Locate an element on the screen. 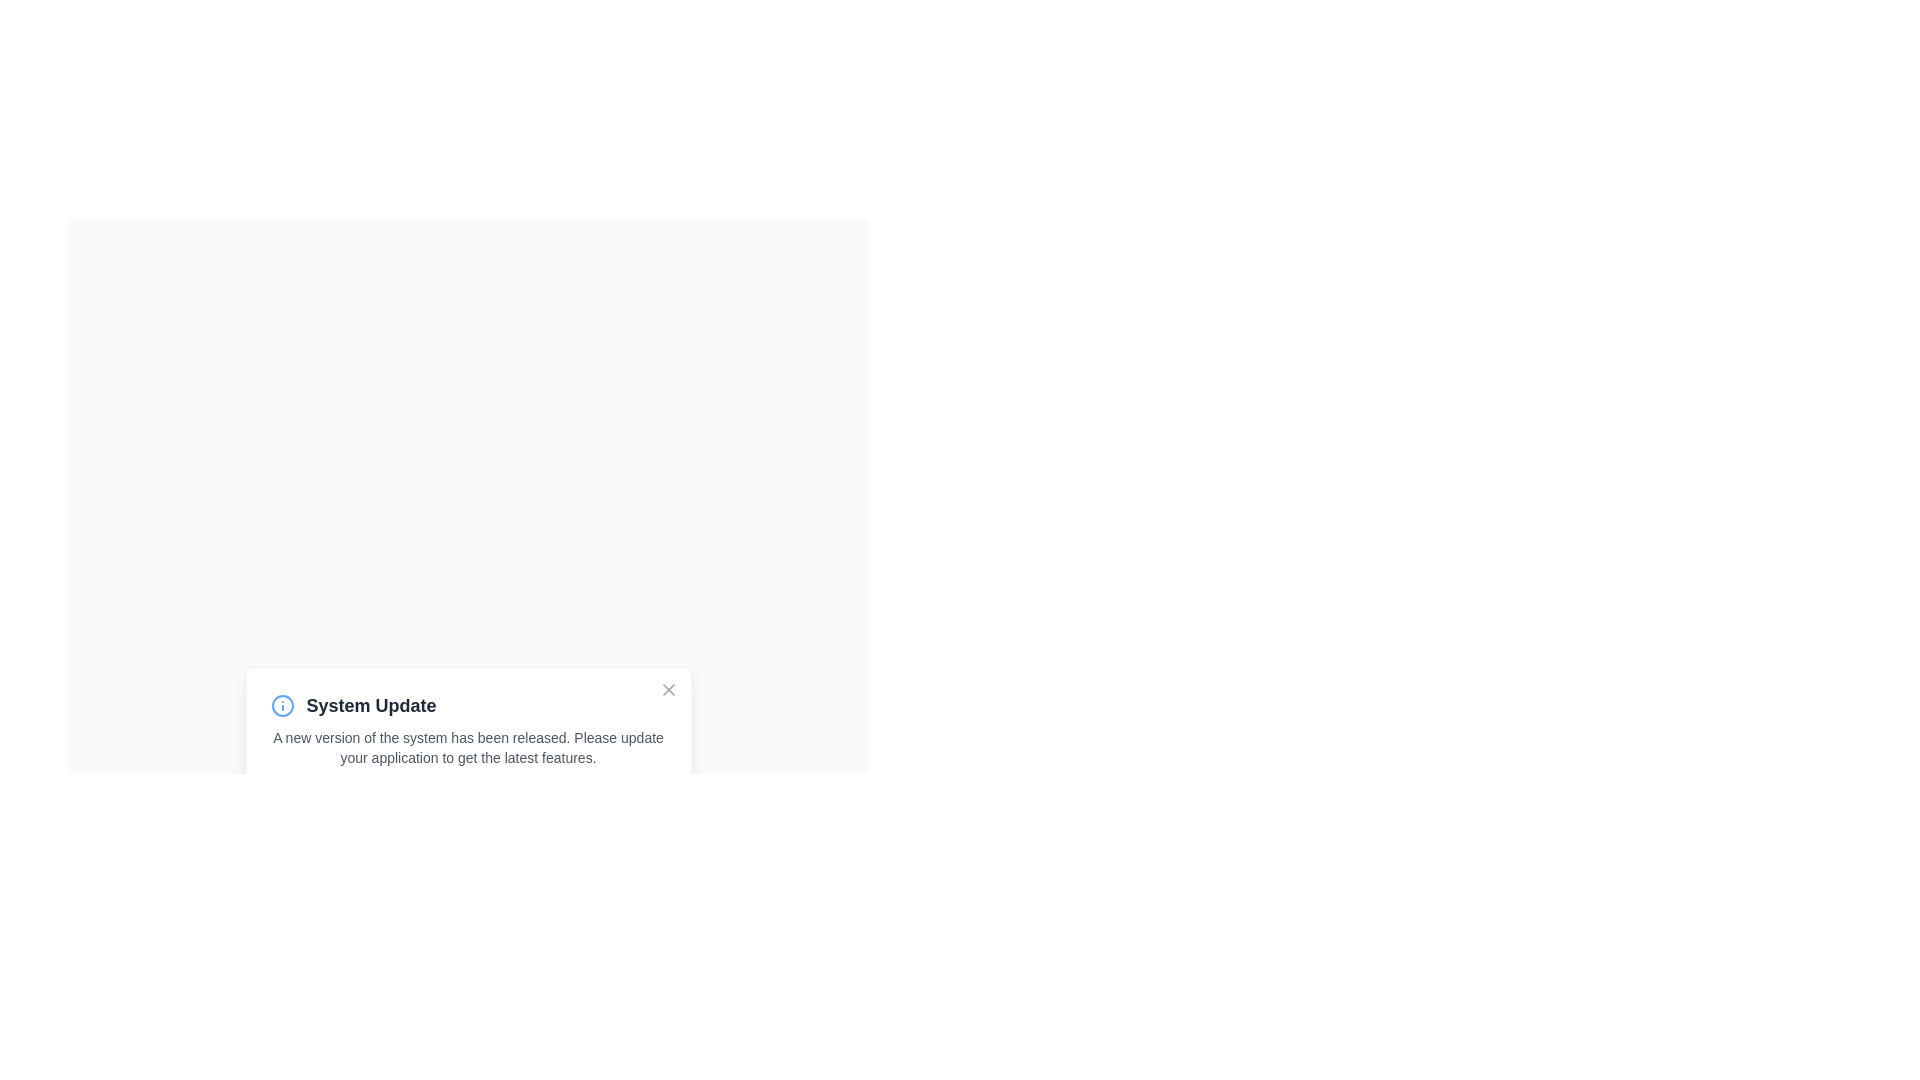 This screenshot has height=1080, width=1920. SVG circle element that serves as an information symbol within the 'System Update' notification card is located at coordinates (281, 704).